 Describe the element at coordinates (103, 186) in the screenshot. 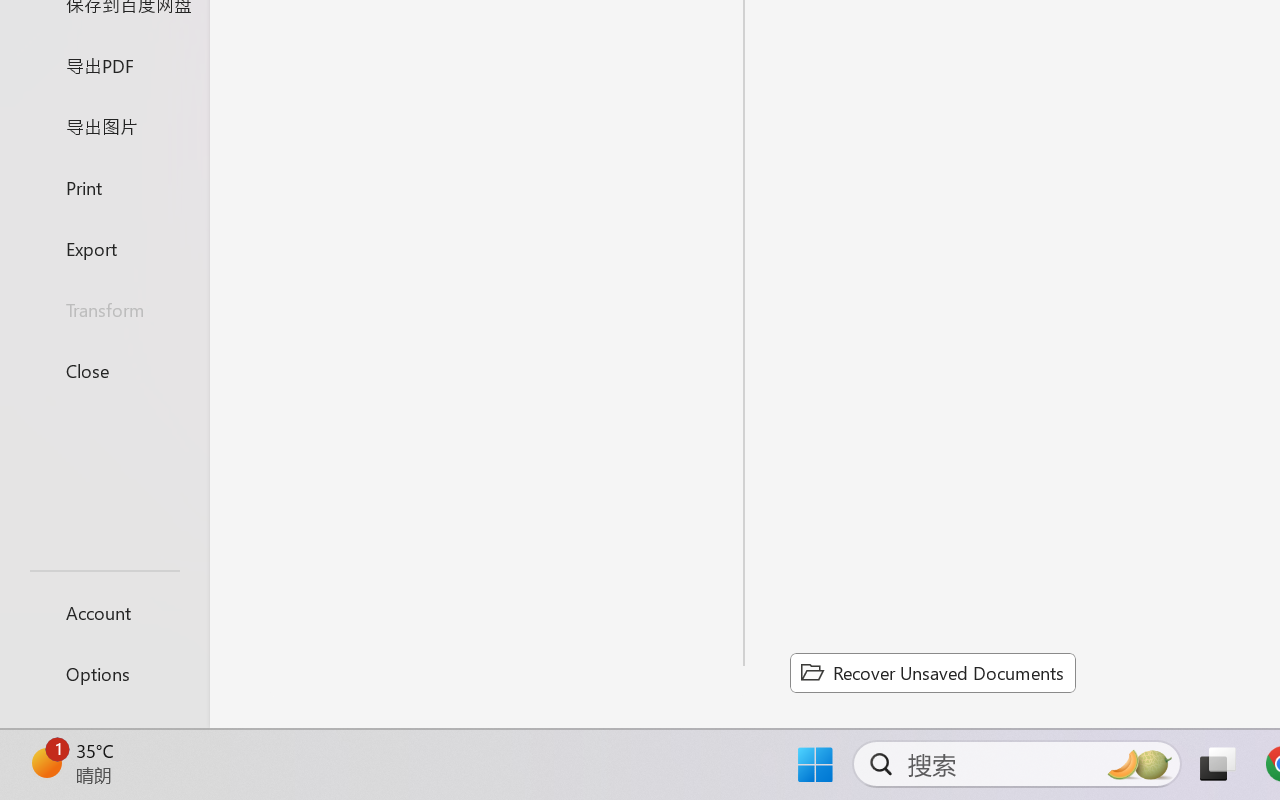

I see `'Print'` at that location.